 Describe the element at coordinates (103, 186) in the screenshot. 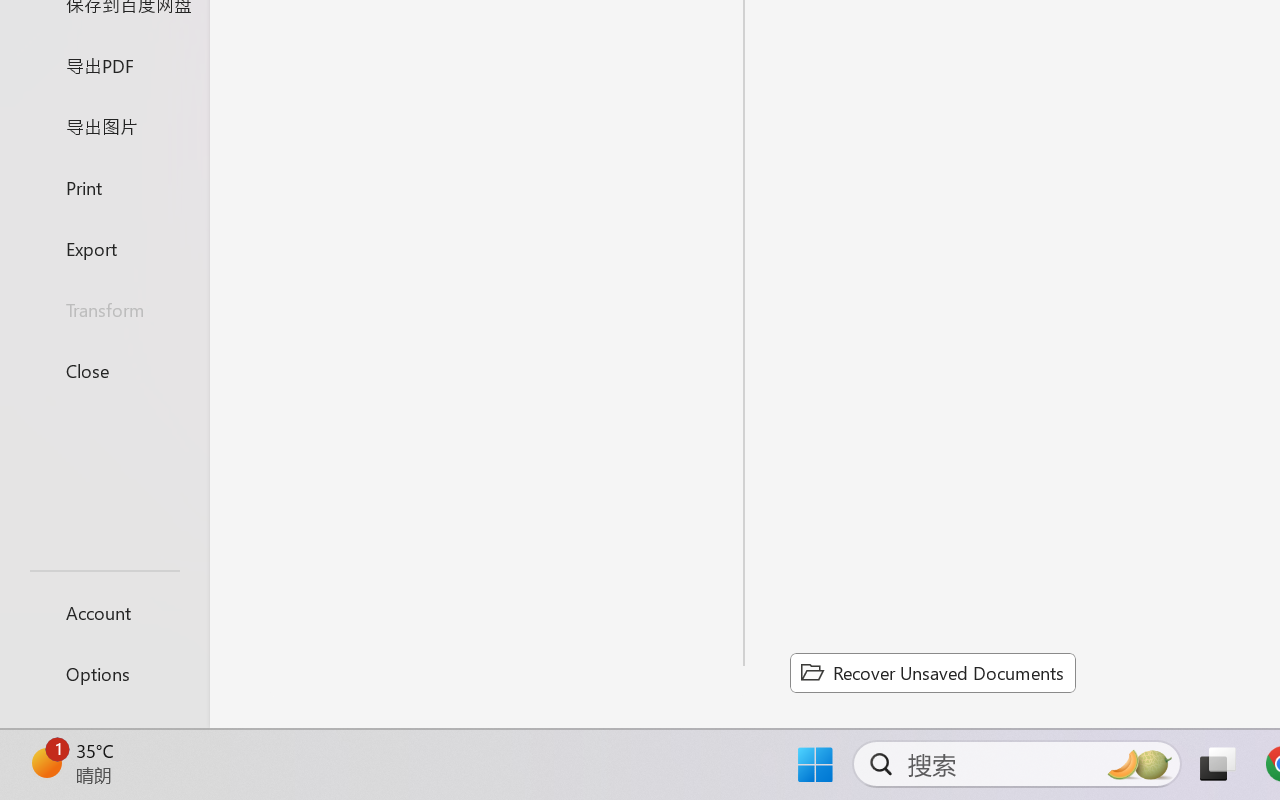

I see `'Print'` at that location.